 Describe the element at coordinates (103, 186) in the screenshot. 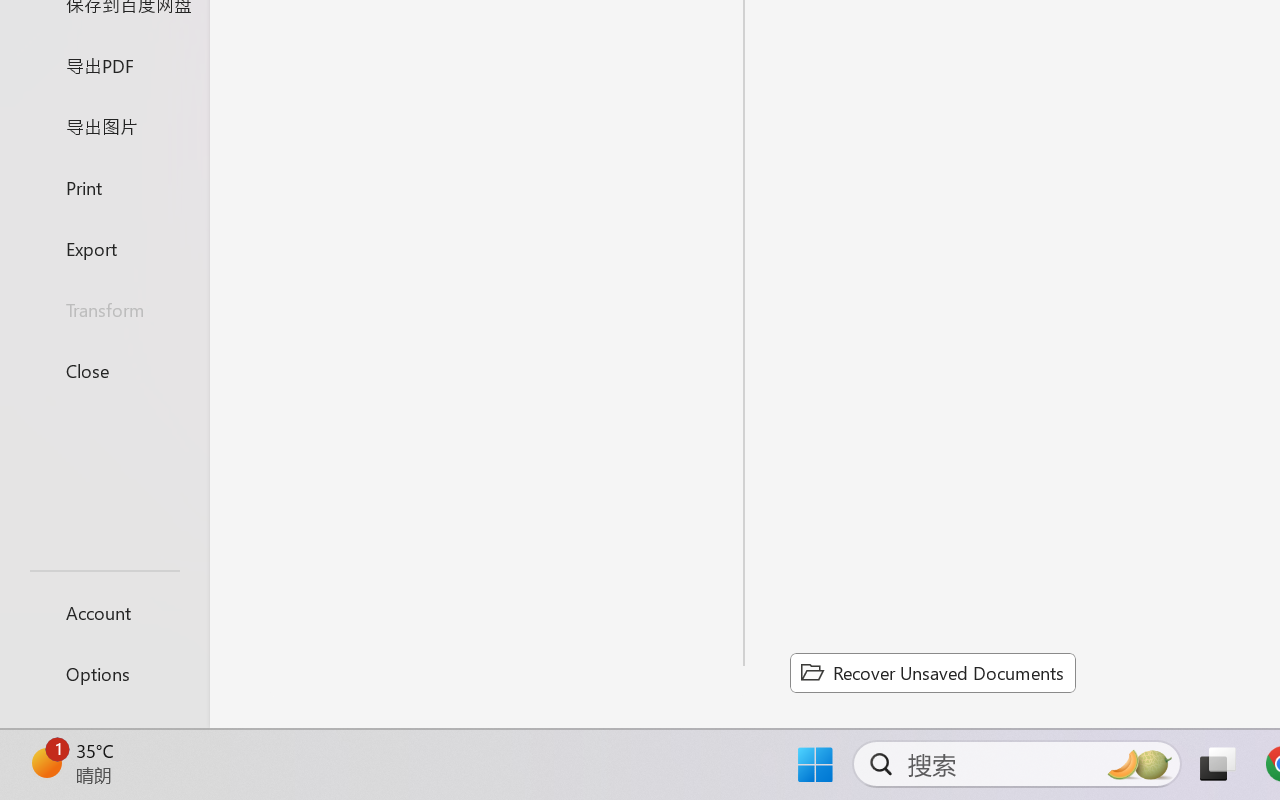

I see `'Print'` at that location.